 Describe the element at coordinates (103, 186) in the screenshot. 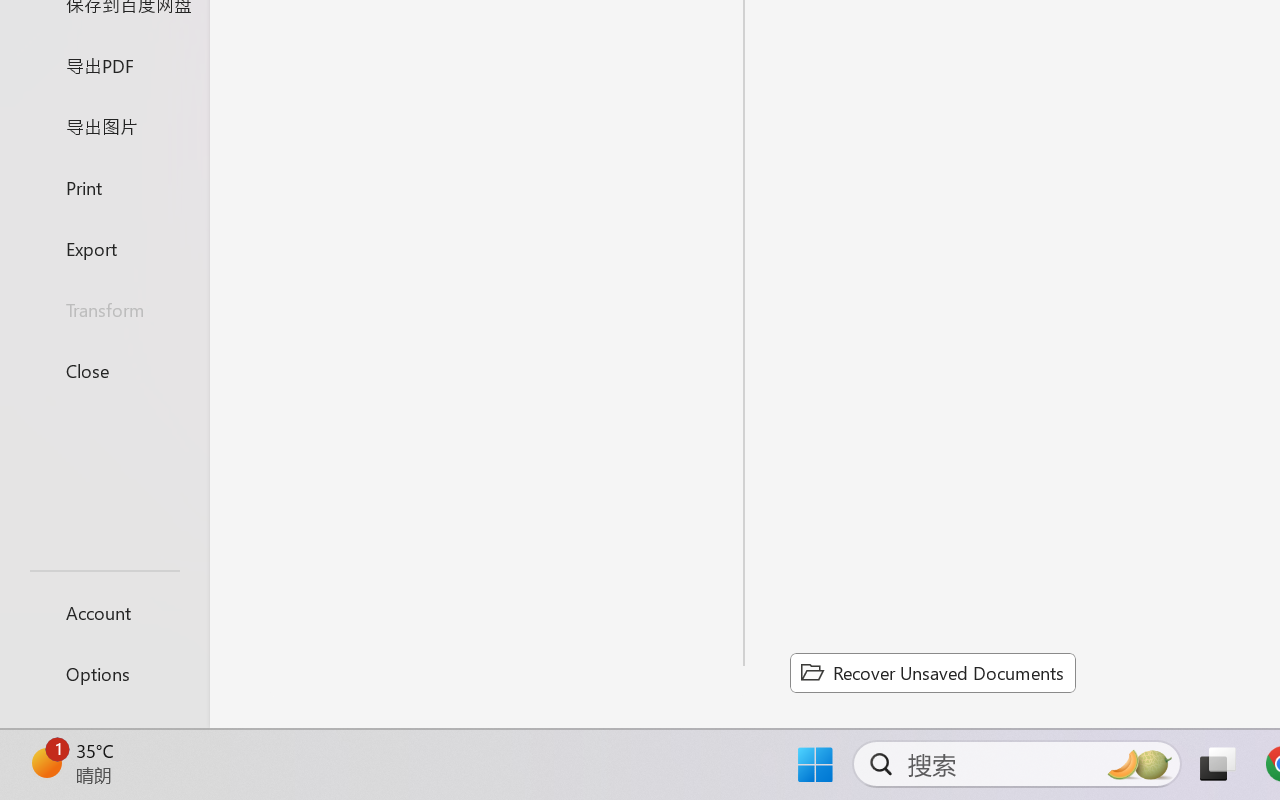

I see `'Print'` at that location.